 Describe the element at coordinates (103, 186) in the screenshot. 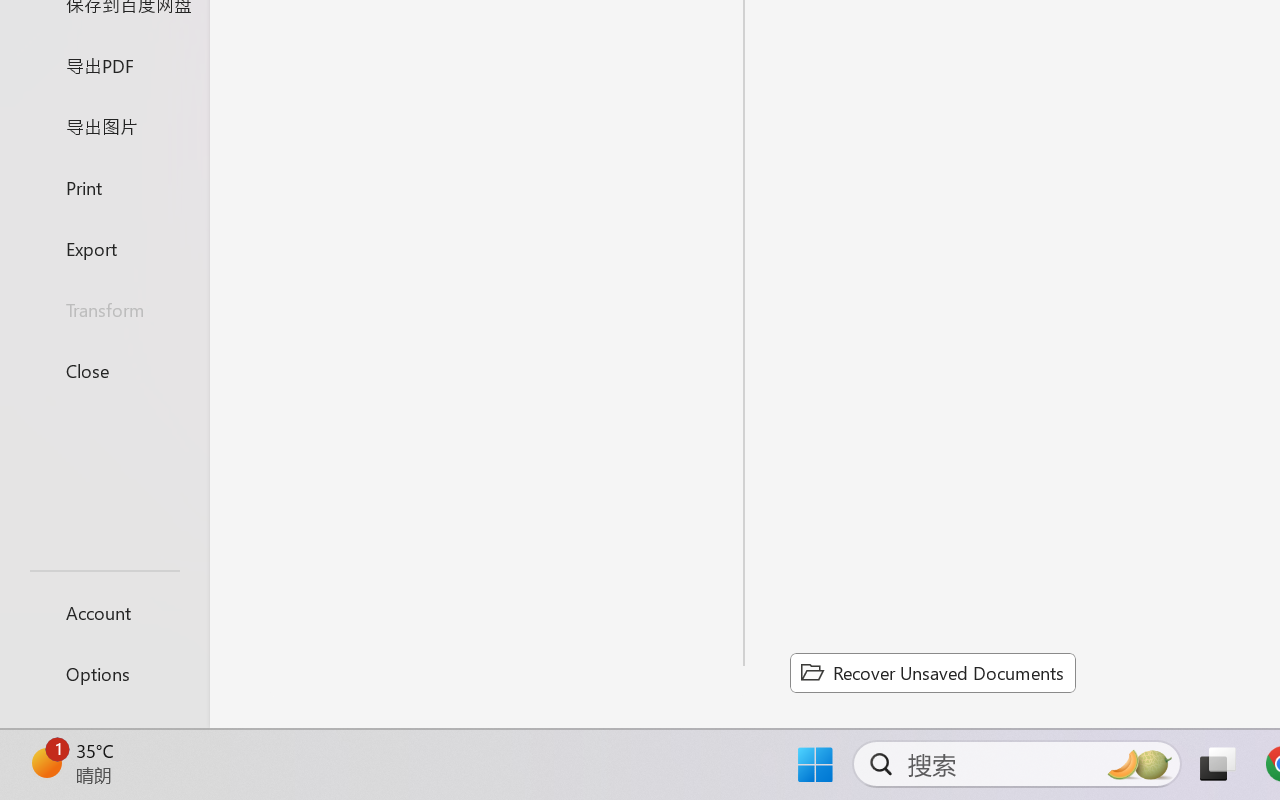

I see `'Print'` at that location.